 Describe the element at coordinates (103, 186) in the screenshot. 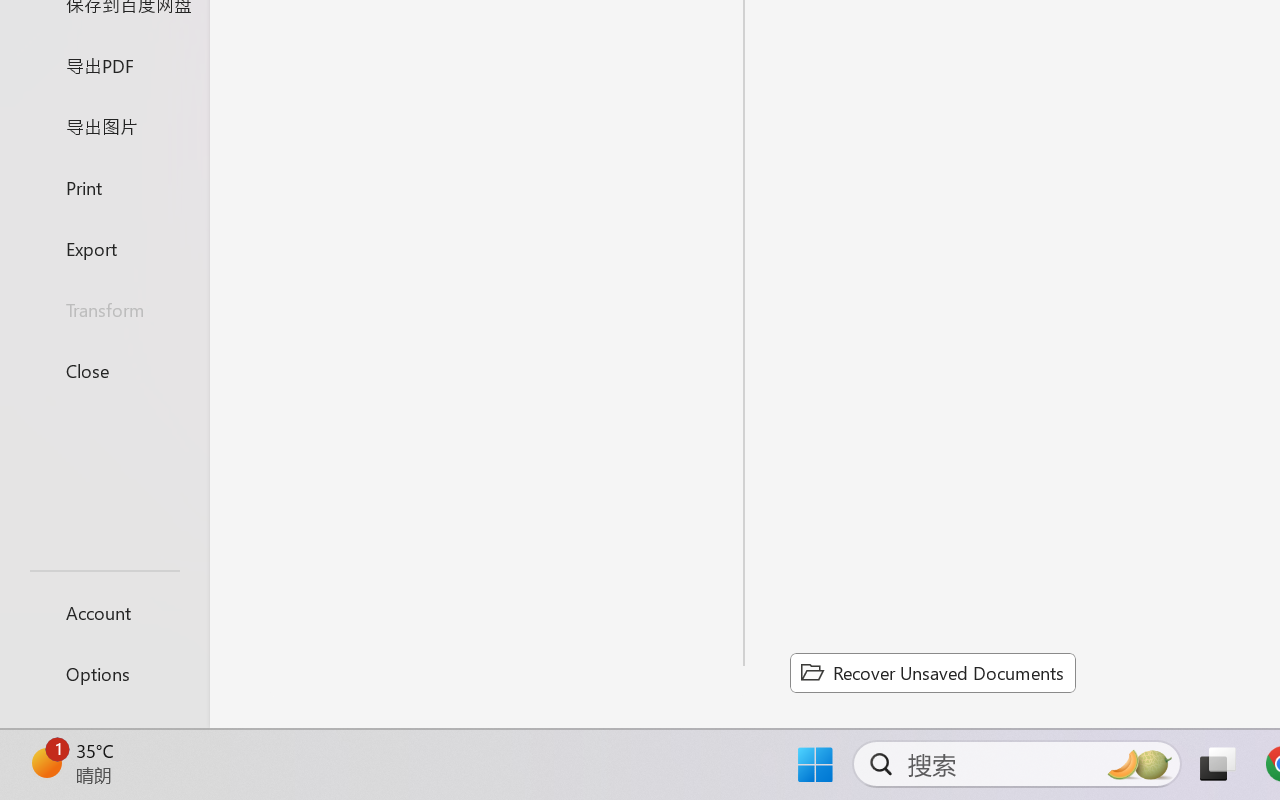

I see `'Print'` at that location.